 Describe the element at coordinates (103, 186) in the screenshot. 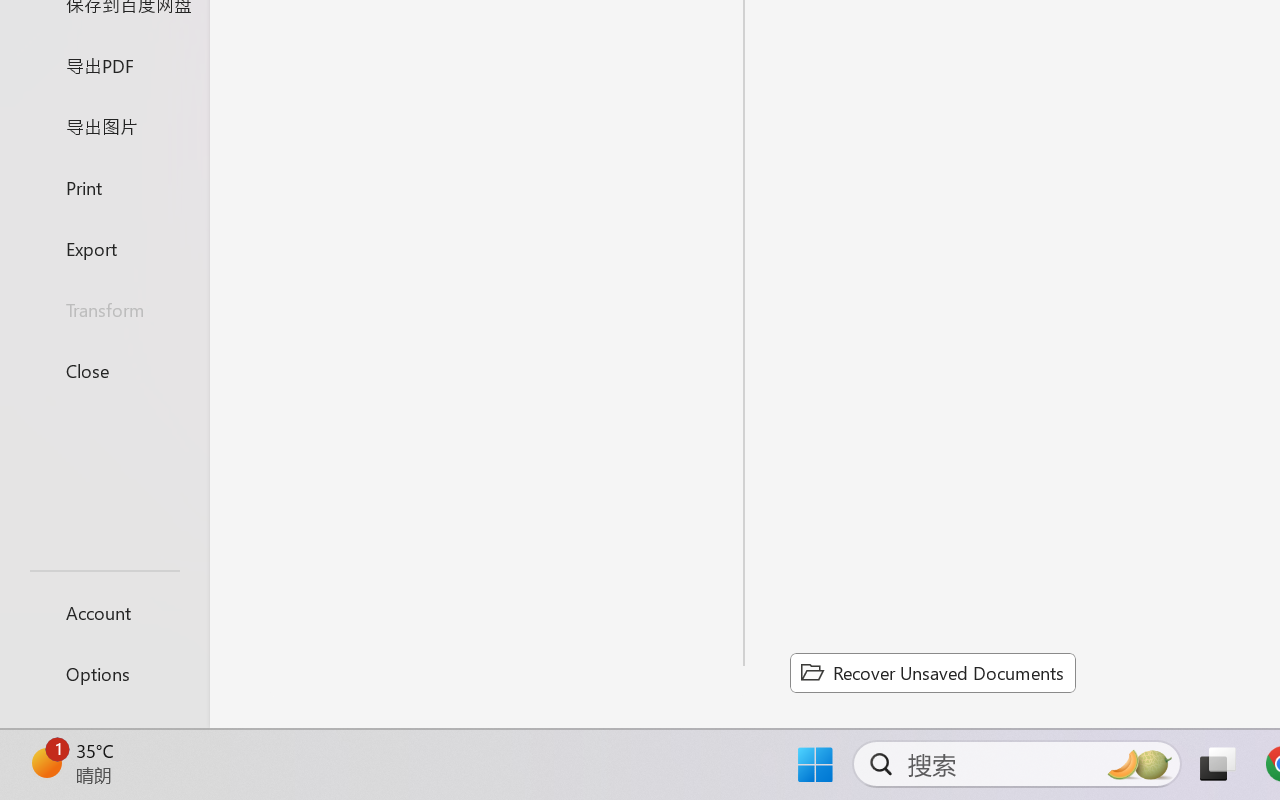

I see `'Print'` at that location.